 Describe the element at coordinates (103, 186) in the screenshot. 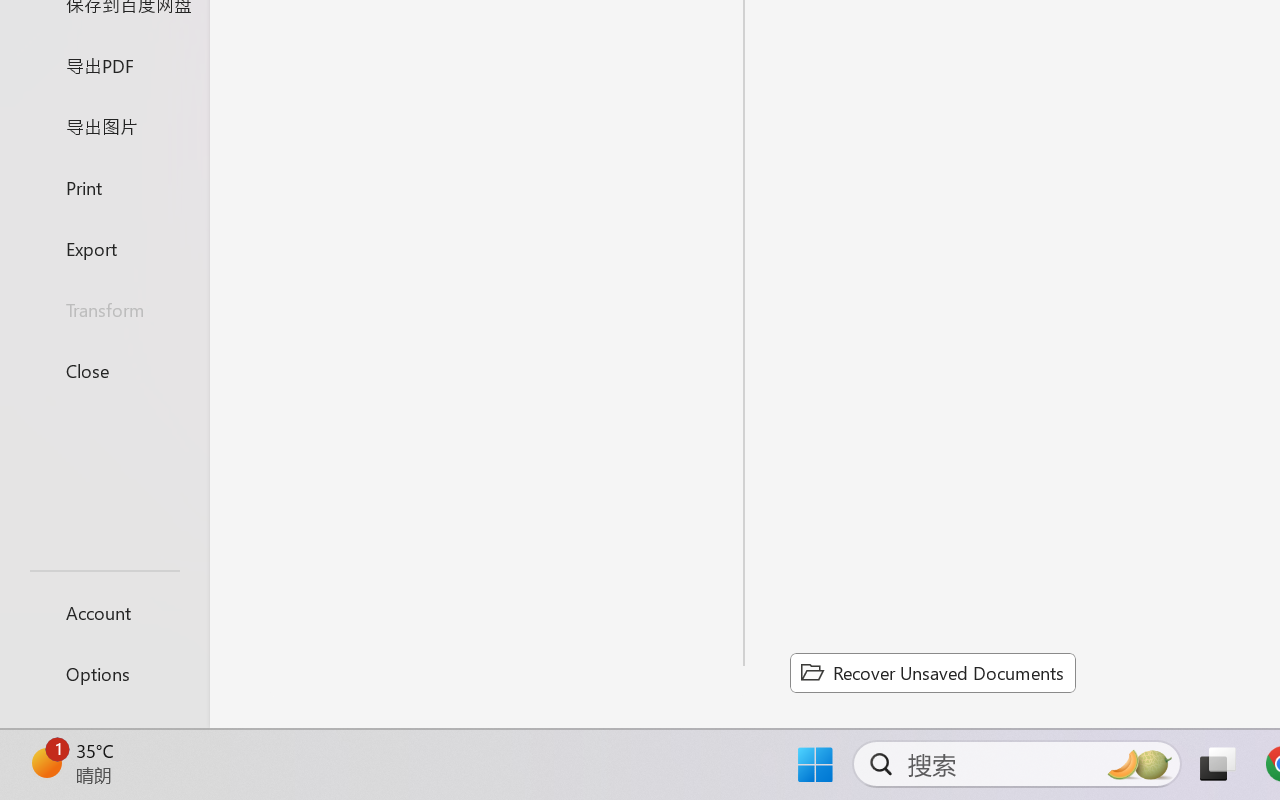

I see `'Print'` at that location.